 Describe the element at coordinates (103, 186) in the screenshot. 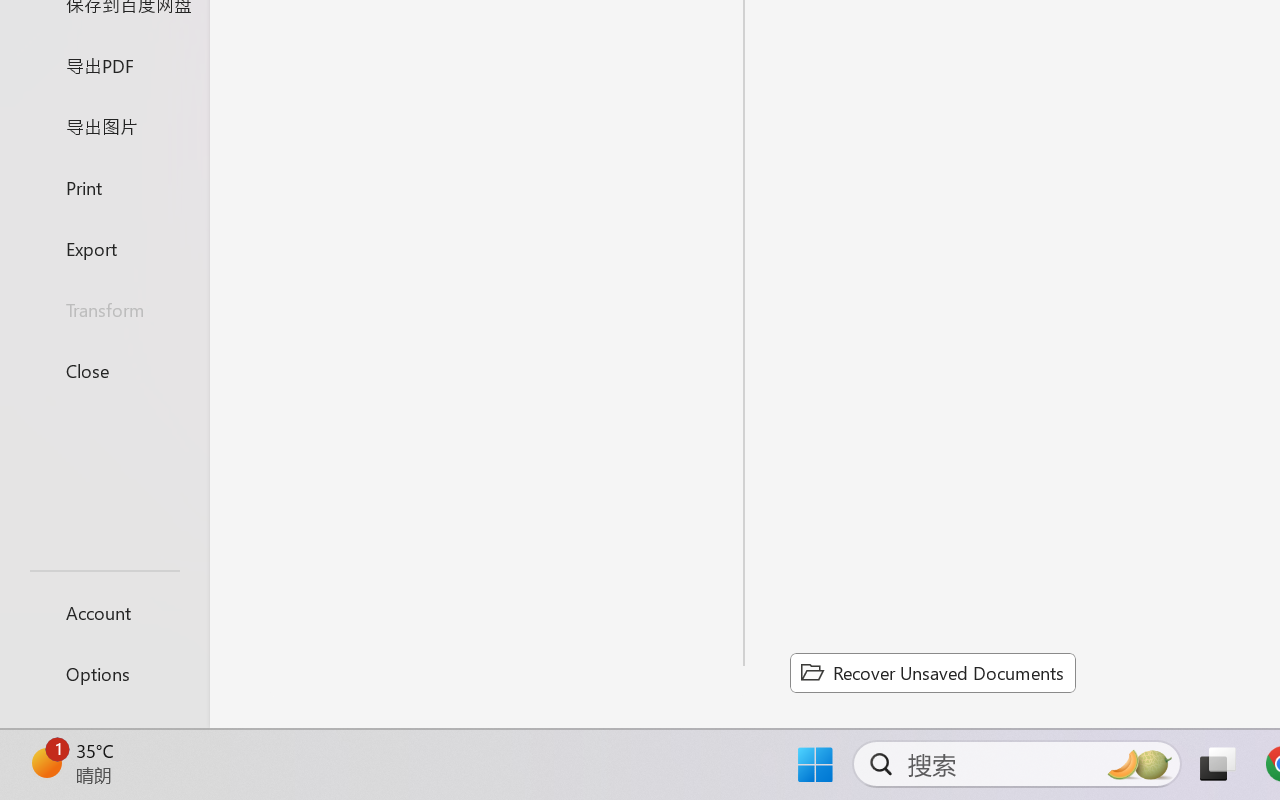

I see `'Print'` at that location.